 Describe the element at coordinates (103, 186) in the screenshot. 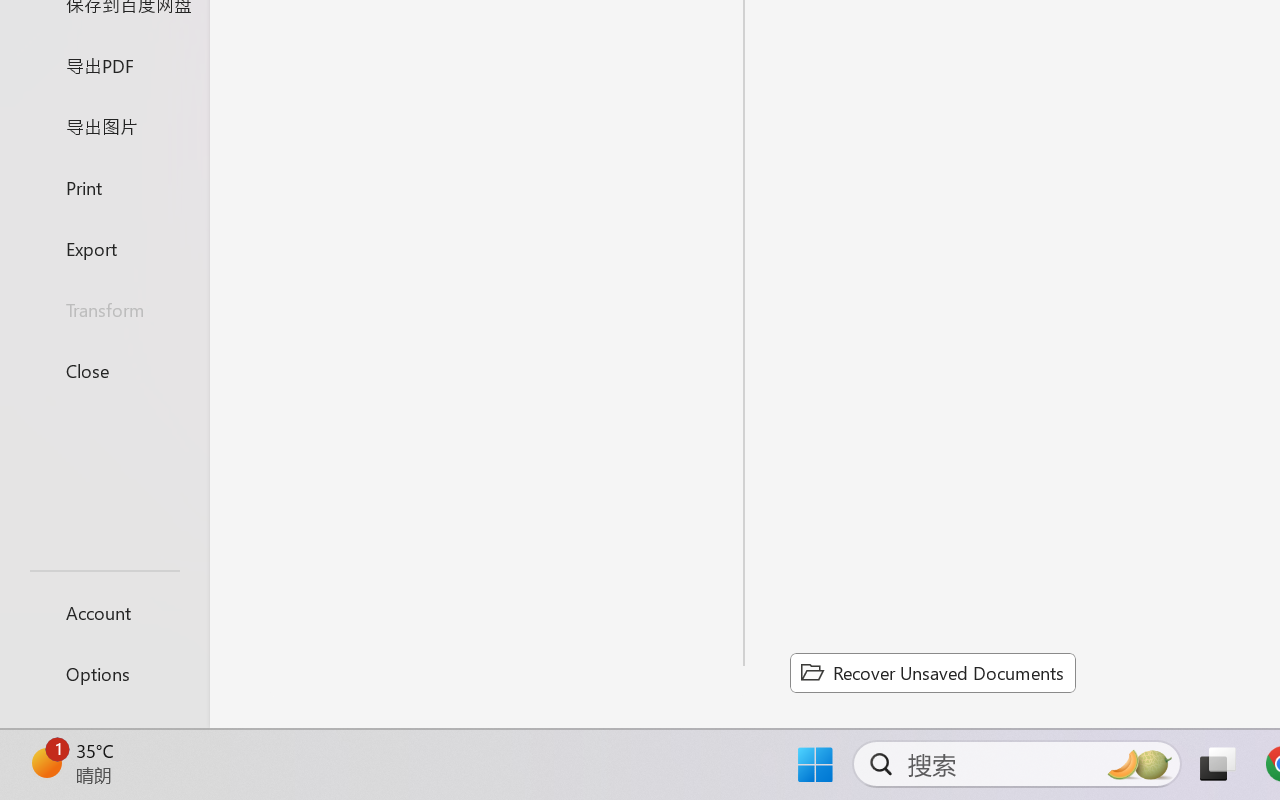

I see `'Print'` at that location.